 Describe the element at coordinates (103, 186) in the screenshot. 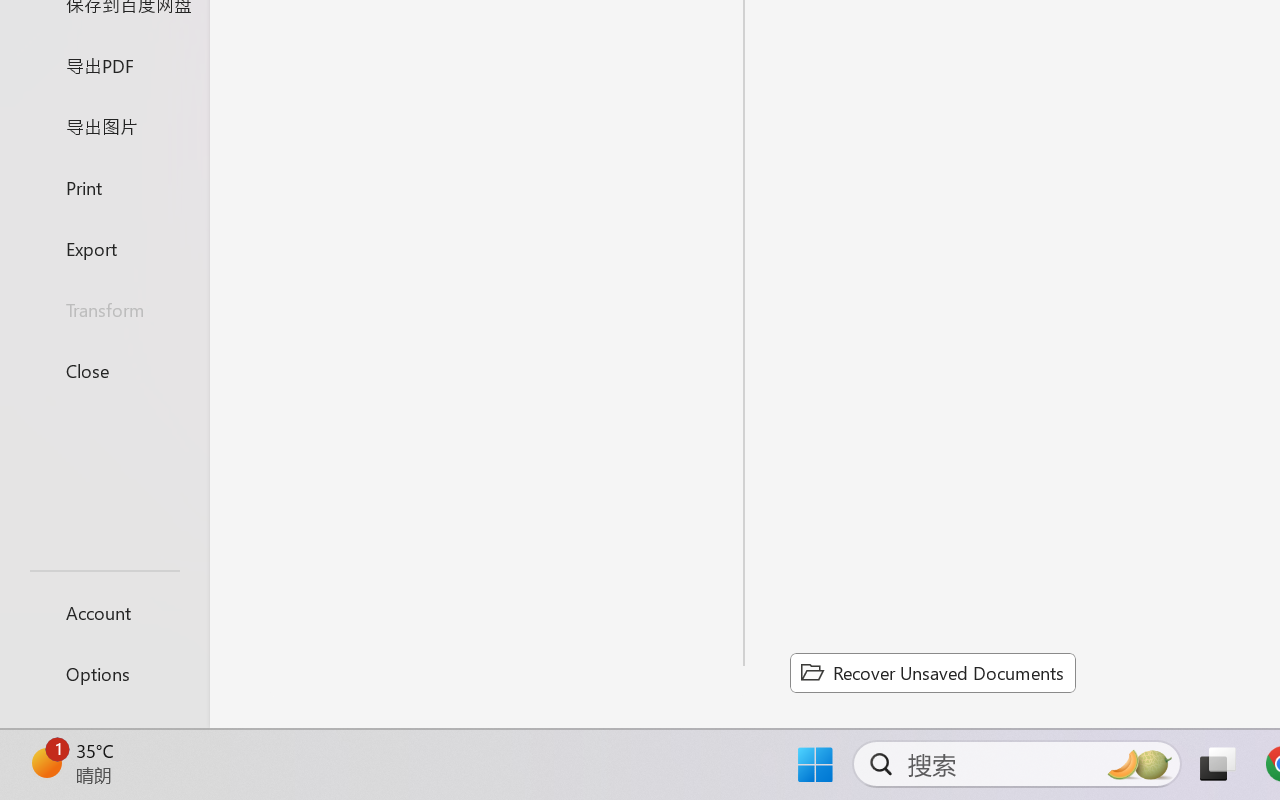

I see `'Print'` at that location.